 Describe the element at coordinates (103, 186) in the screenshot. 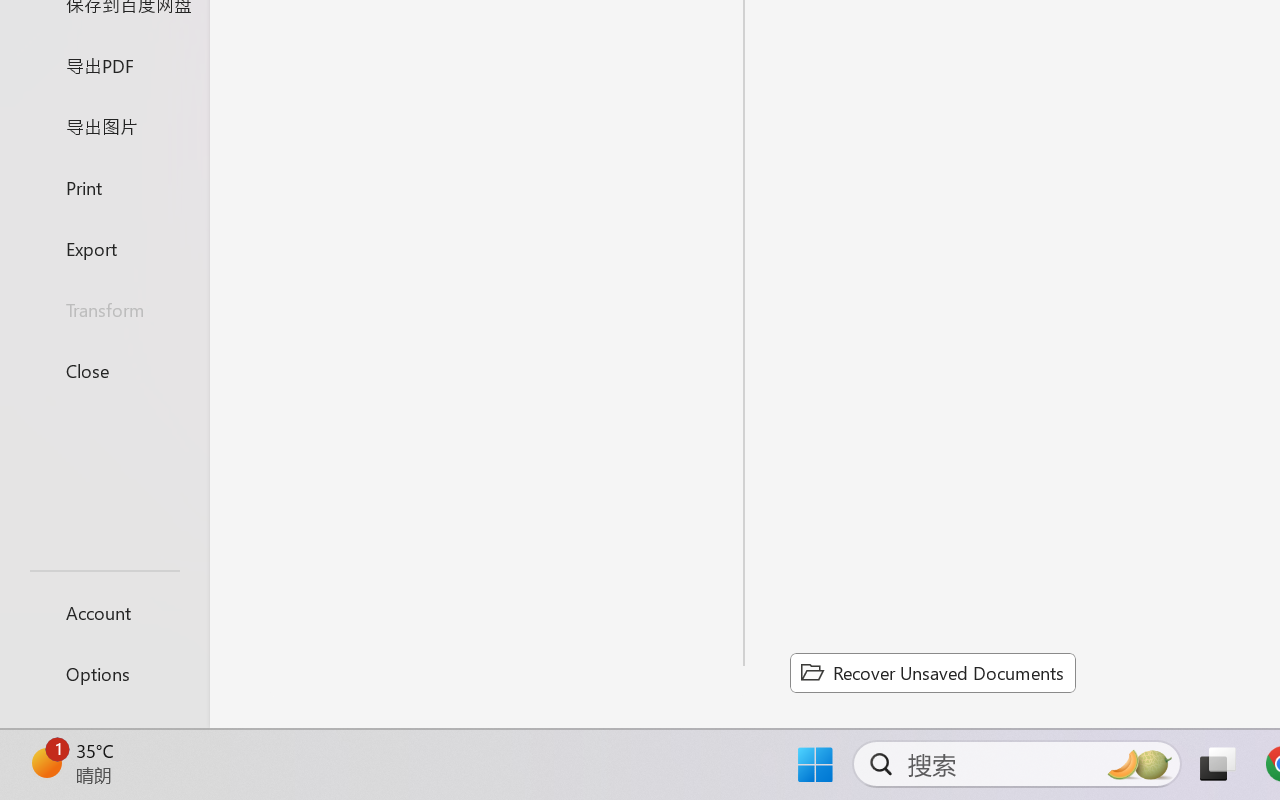

I see `'Print'` at that location.